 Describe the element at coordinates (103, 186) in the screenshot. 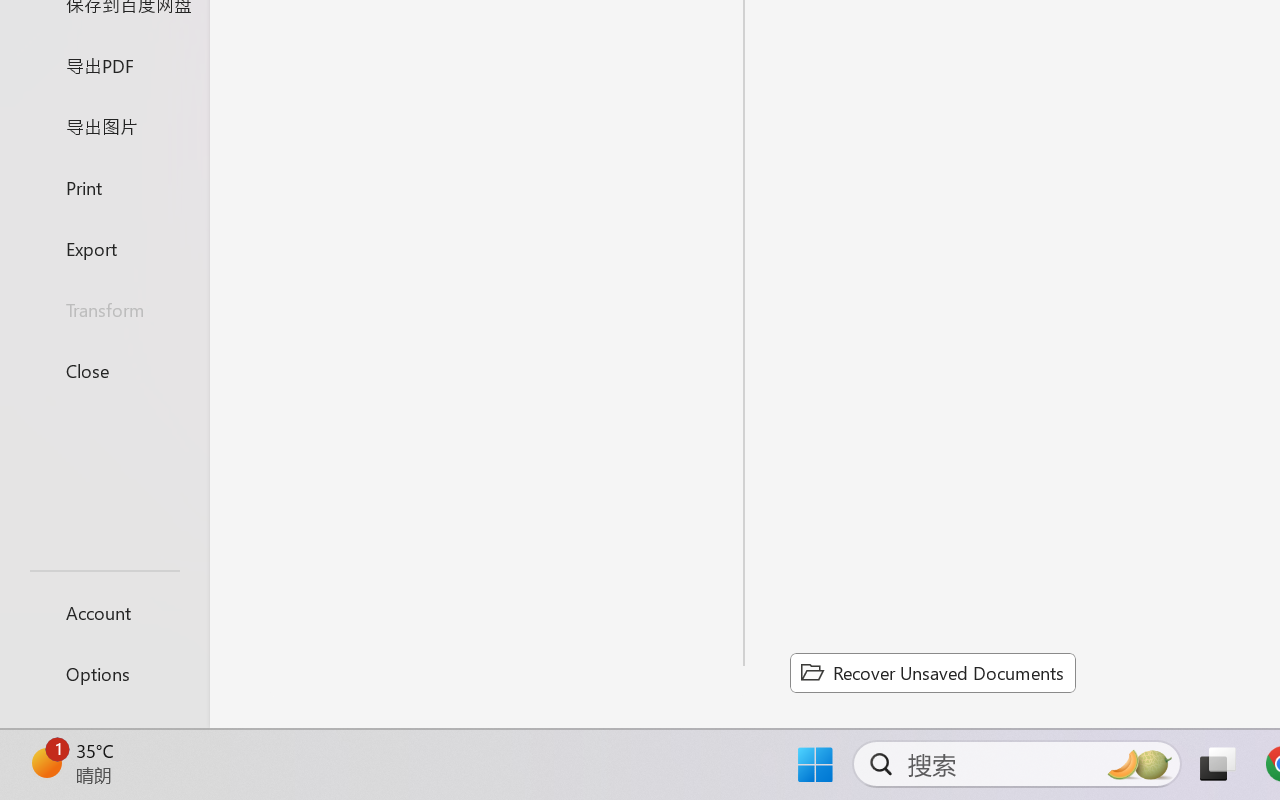

I see `'Print'` at that location.